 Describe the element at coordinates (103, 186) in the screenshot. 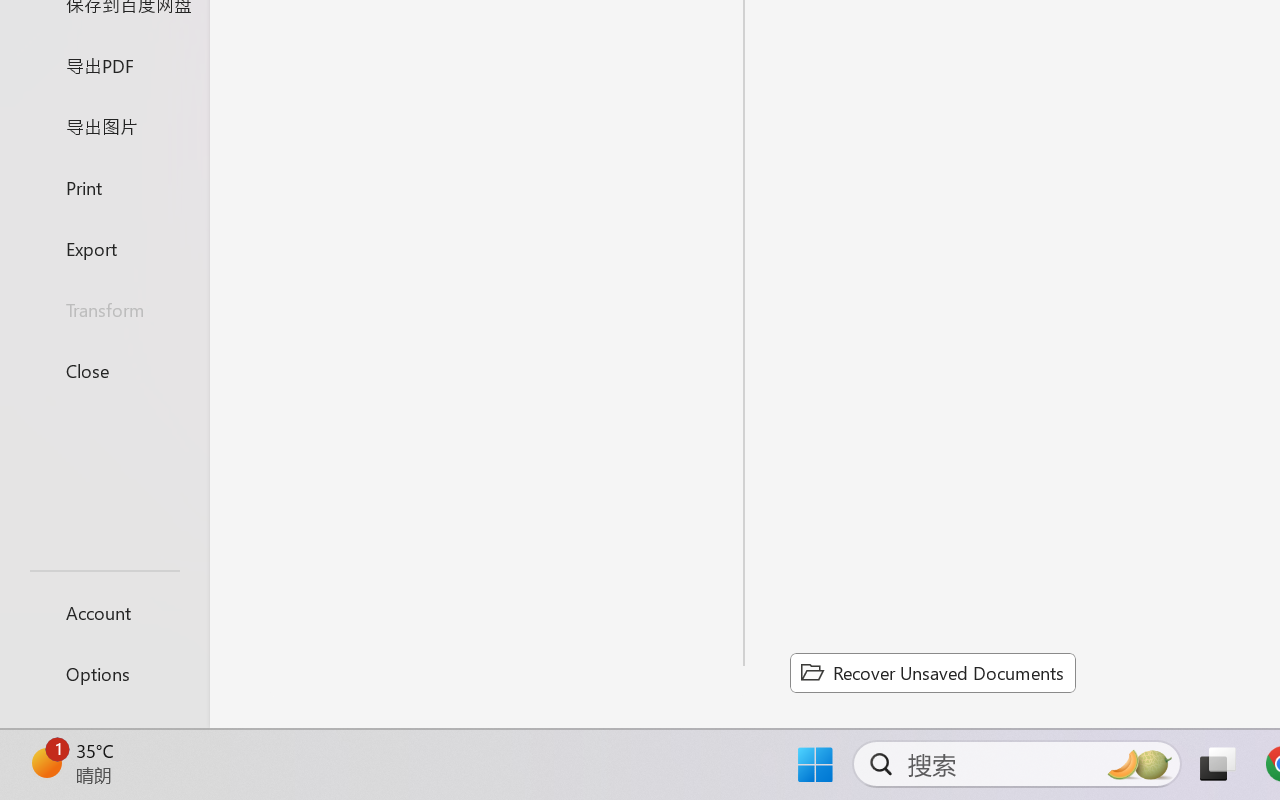

I see `'Print'` at that location.